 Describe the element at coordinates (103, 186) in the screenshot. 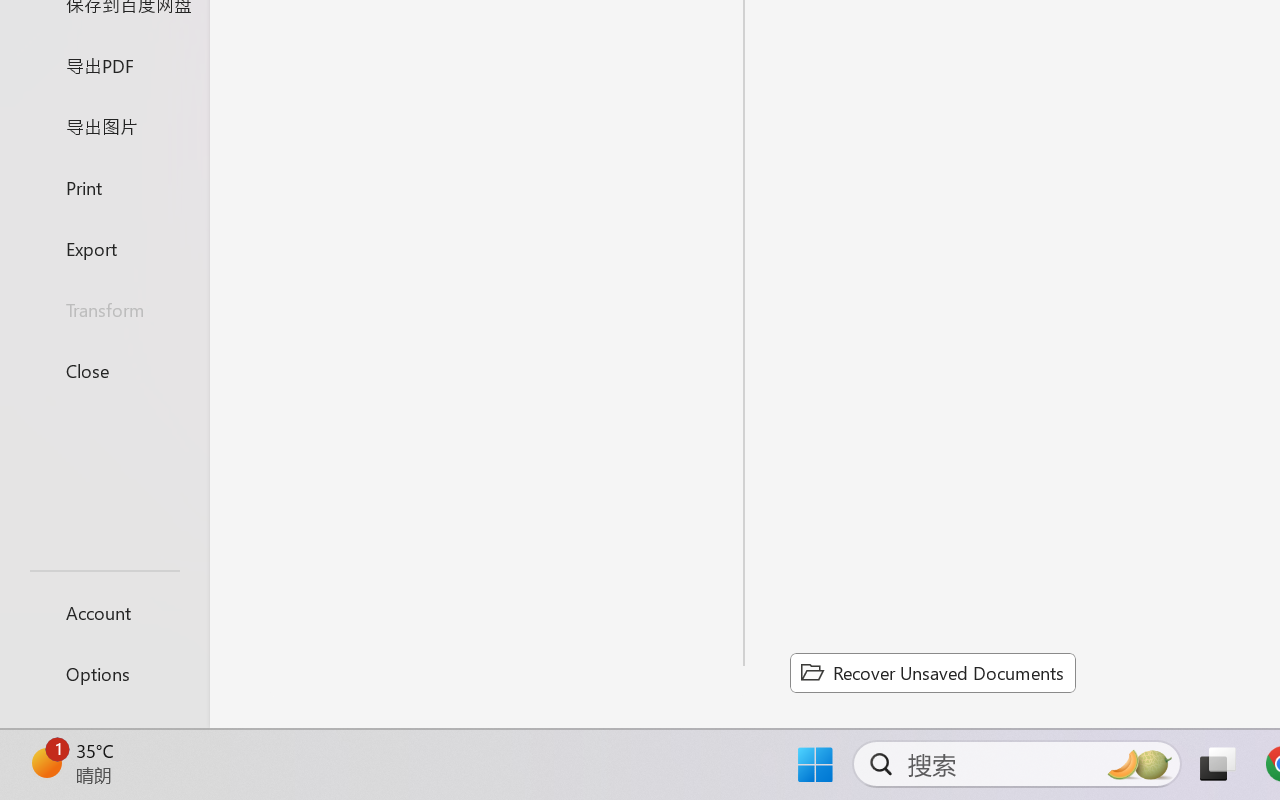

I see `'Print'` at that location.